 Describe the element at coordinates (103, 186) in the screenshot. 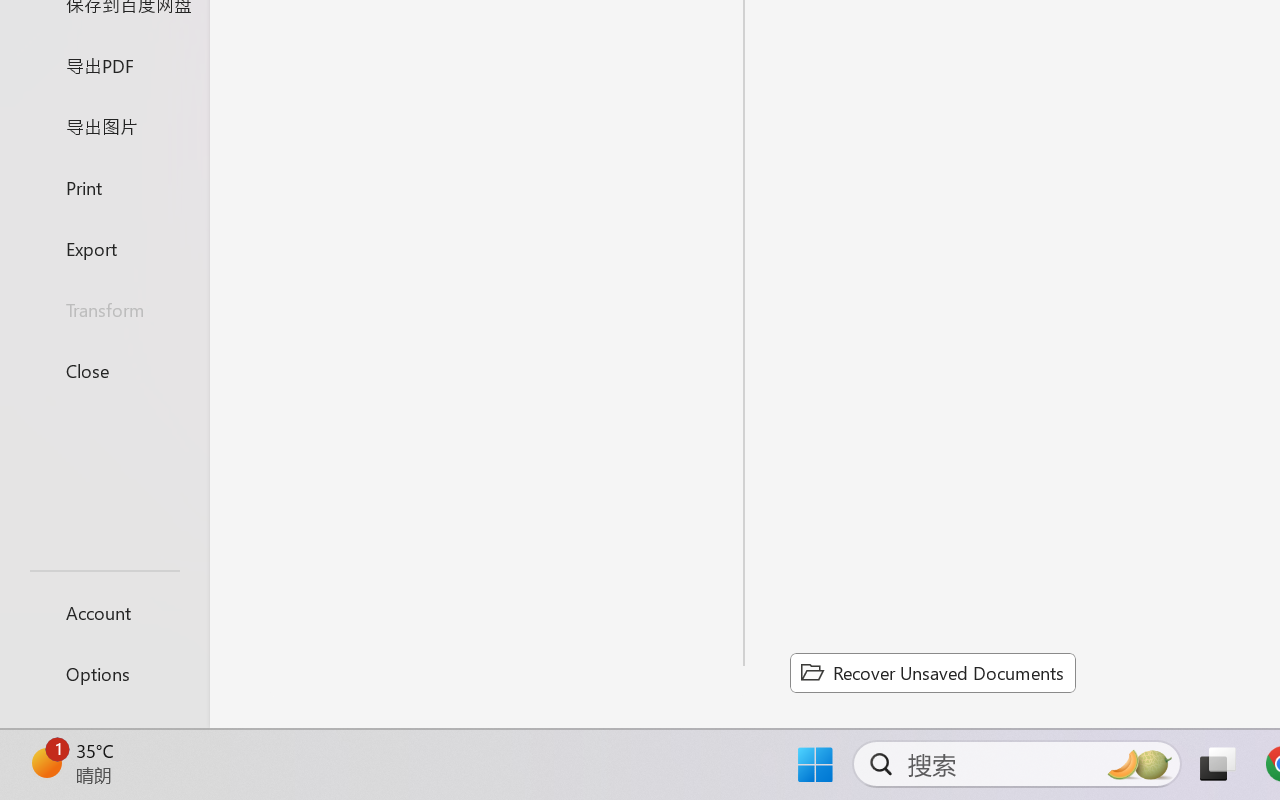

I see `'Print'` at that location.